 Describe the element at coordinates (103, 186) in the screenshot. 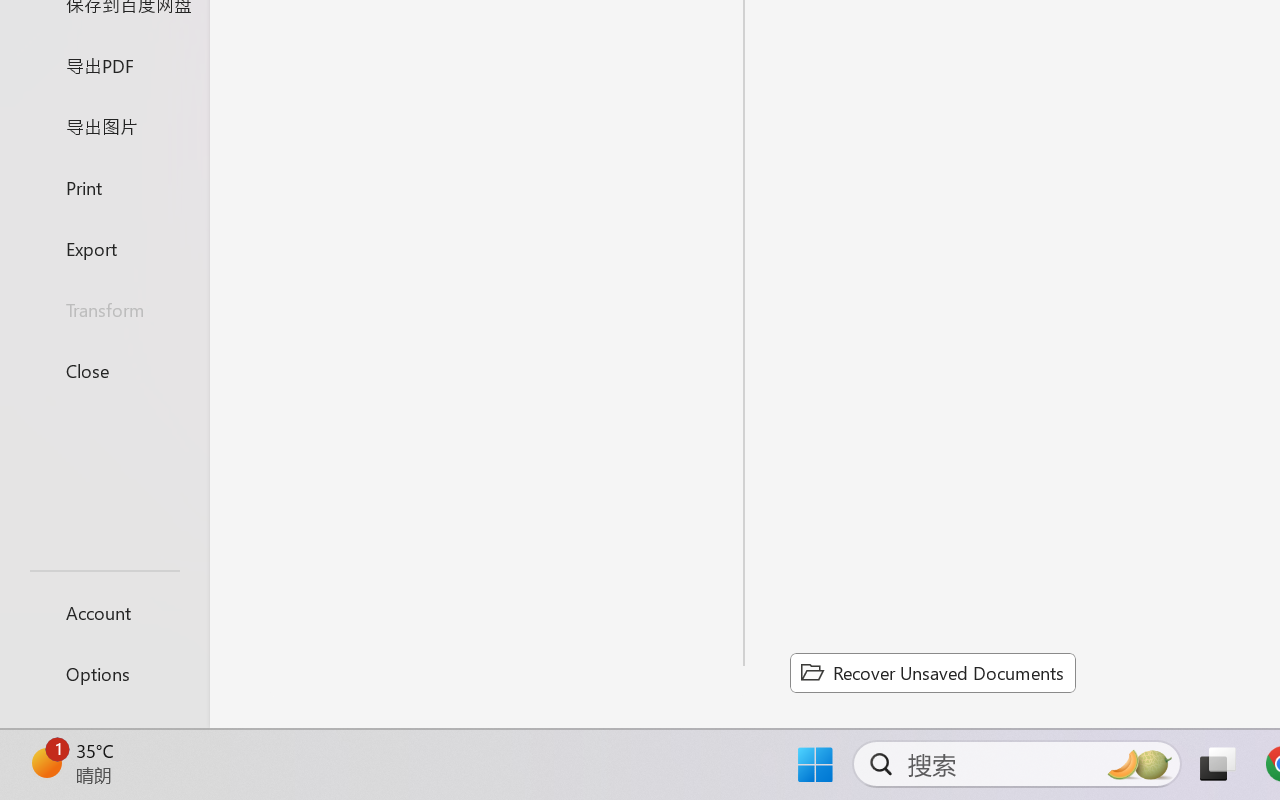

I see `'Print'` at that location.